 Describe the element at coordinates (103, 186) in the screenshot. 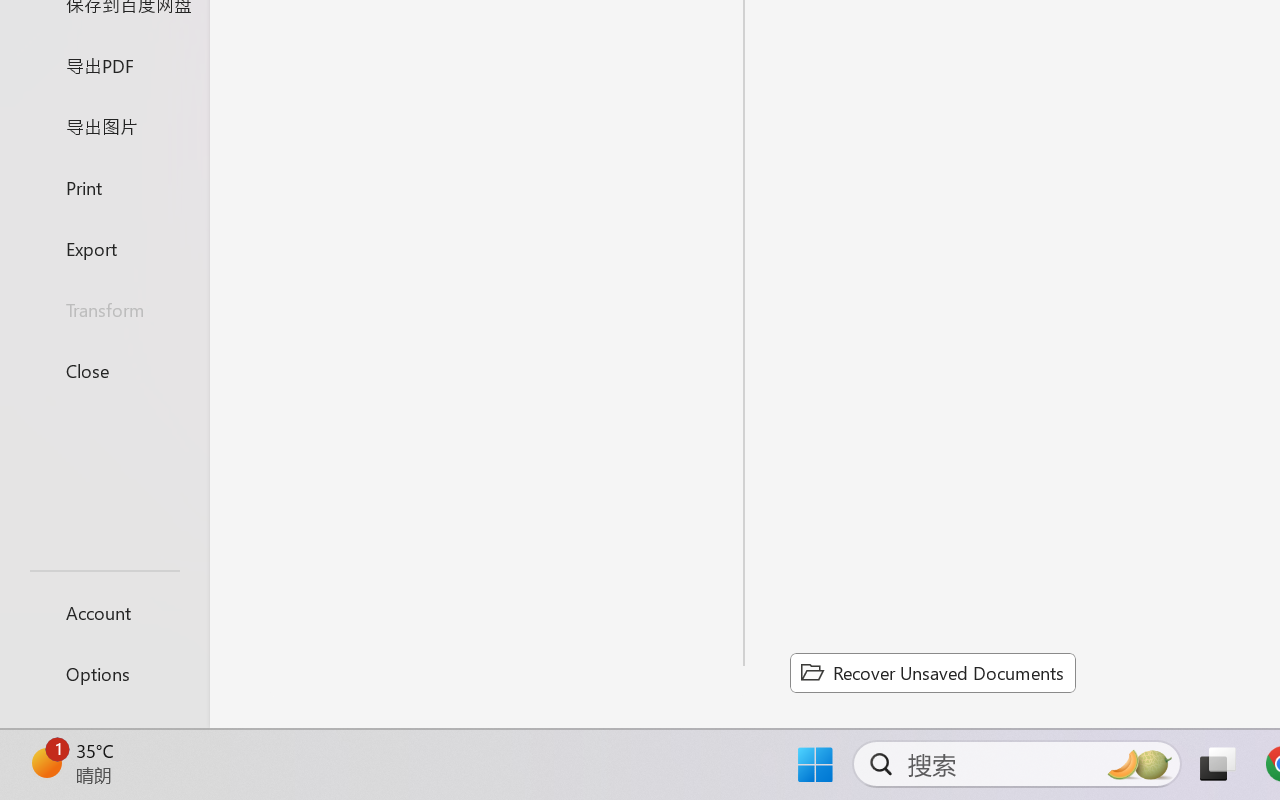

I see `'Print'` at that location.